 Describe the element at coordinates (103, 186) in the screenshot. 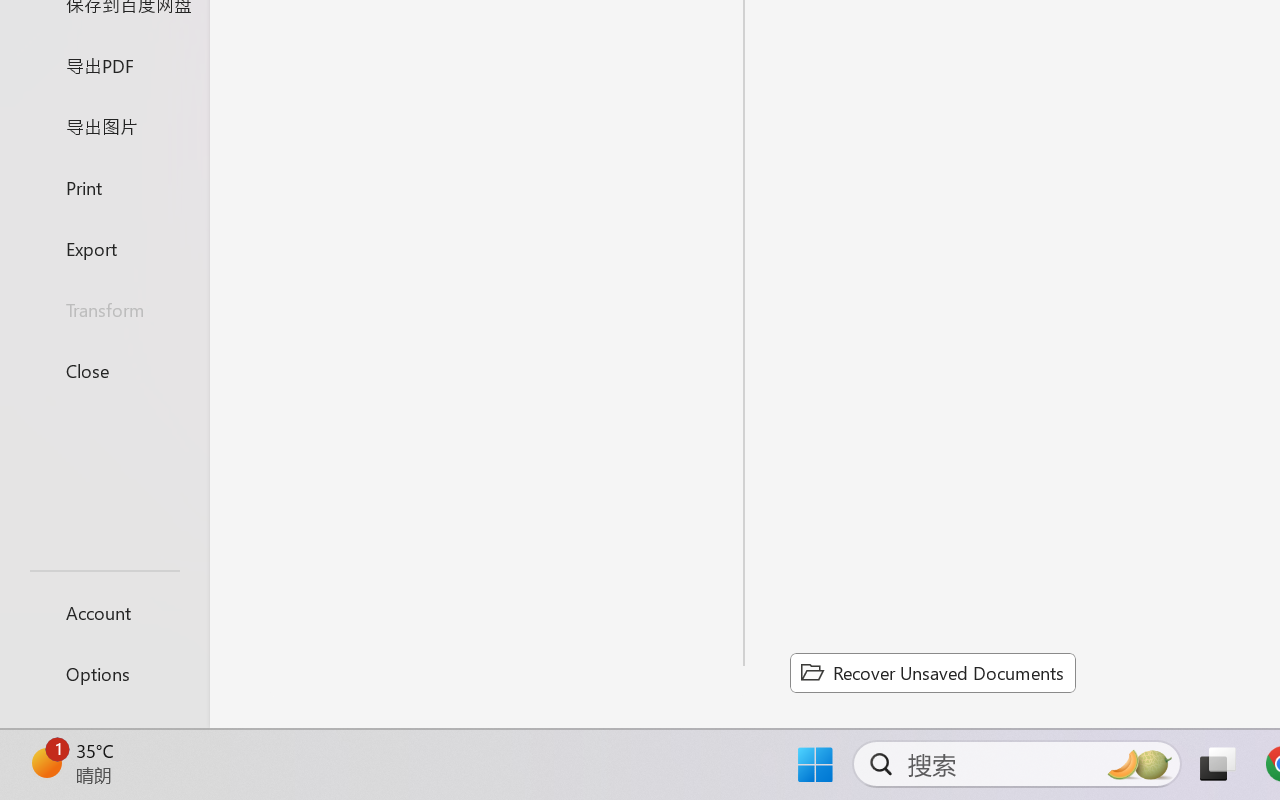

I see `'Print'` at that location.